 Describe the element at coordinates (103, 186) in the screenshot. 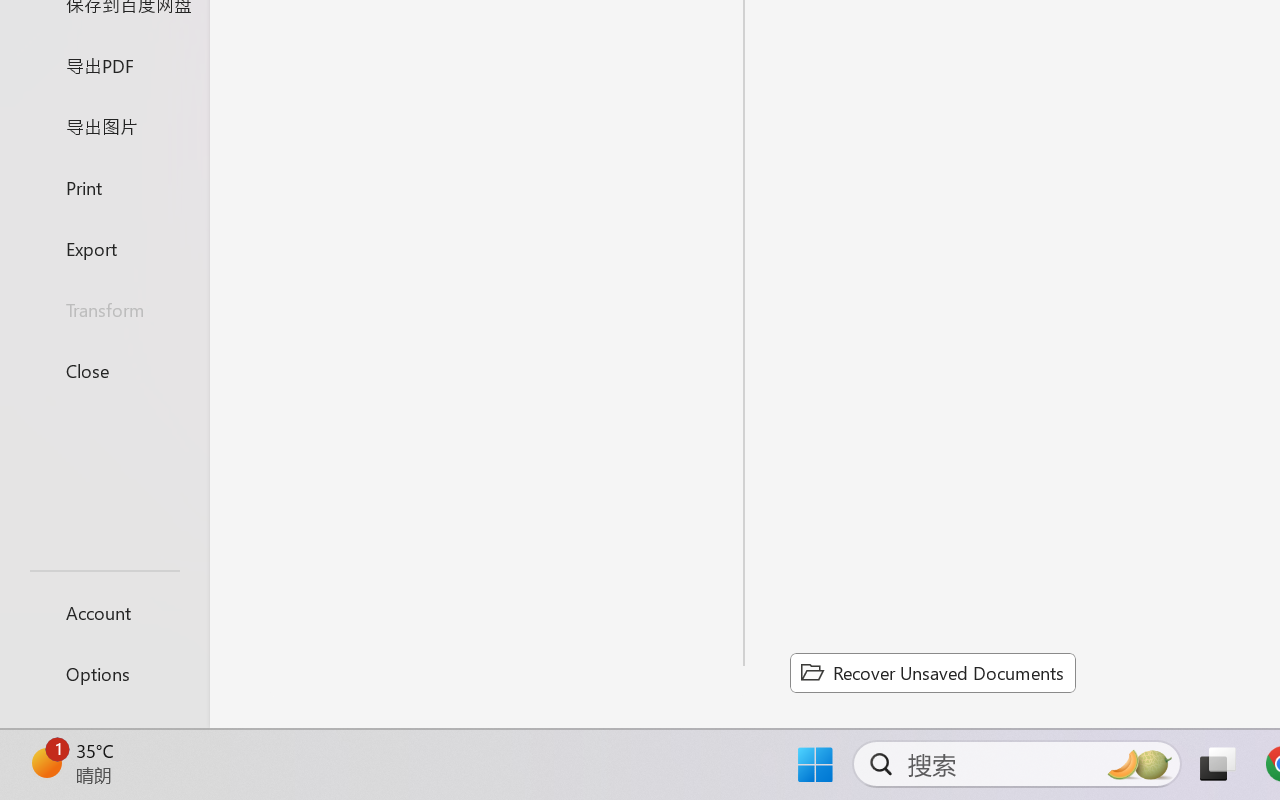

I see `'Print'` at that location.